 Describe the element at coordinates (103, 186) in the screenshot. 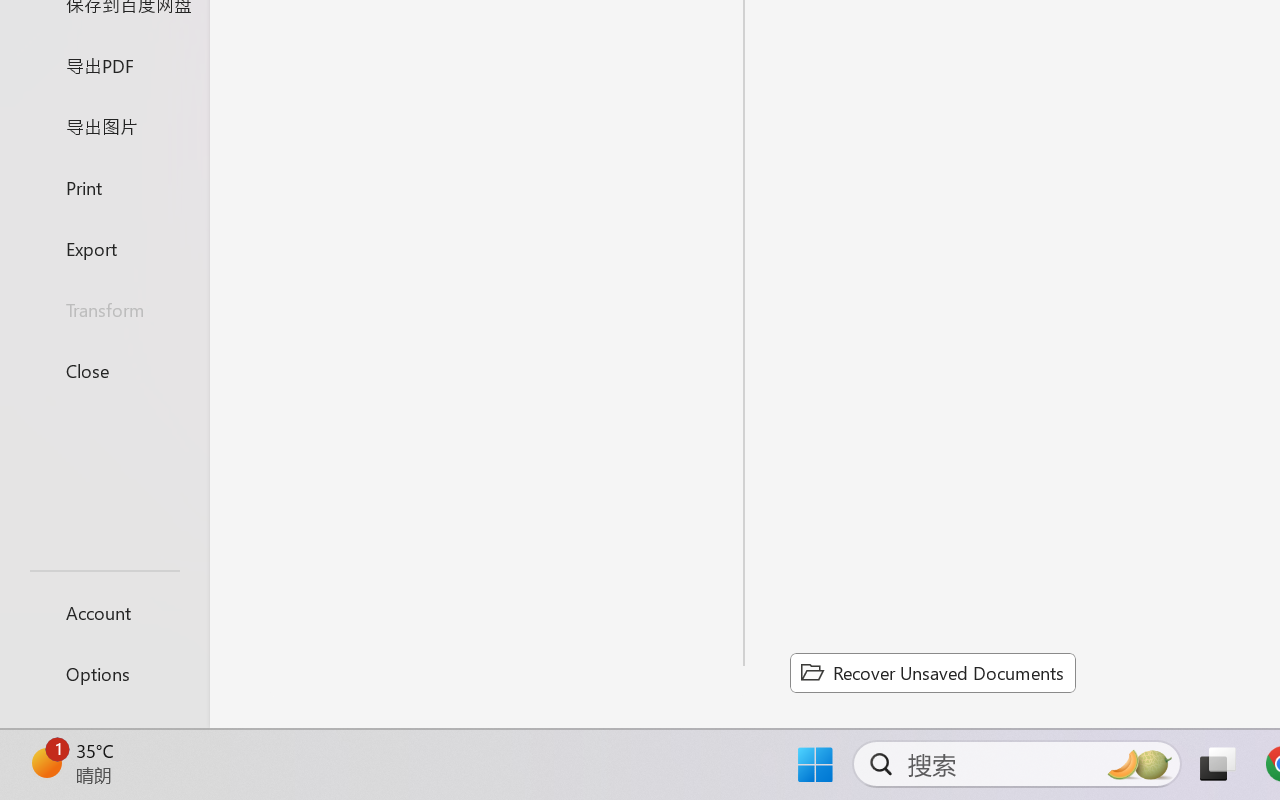

I see `'Print'` at that location.